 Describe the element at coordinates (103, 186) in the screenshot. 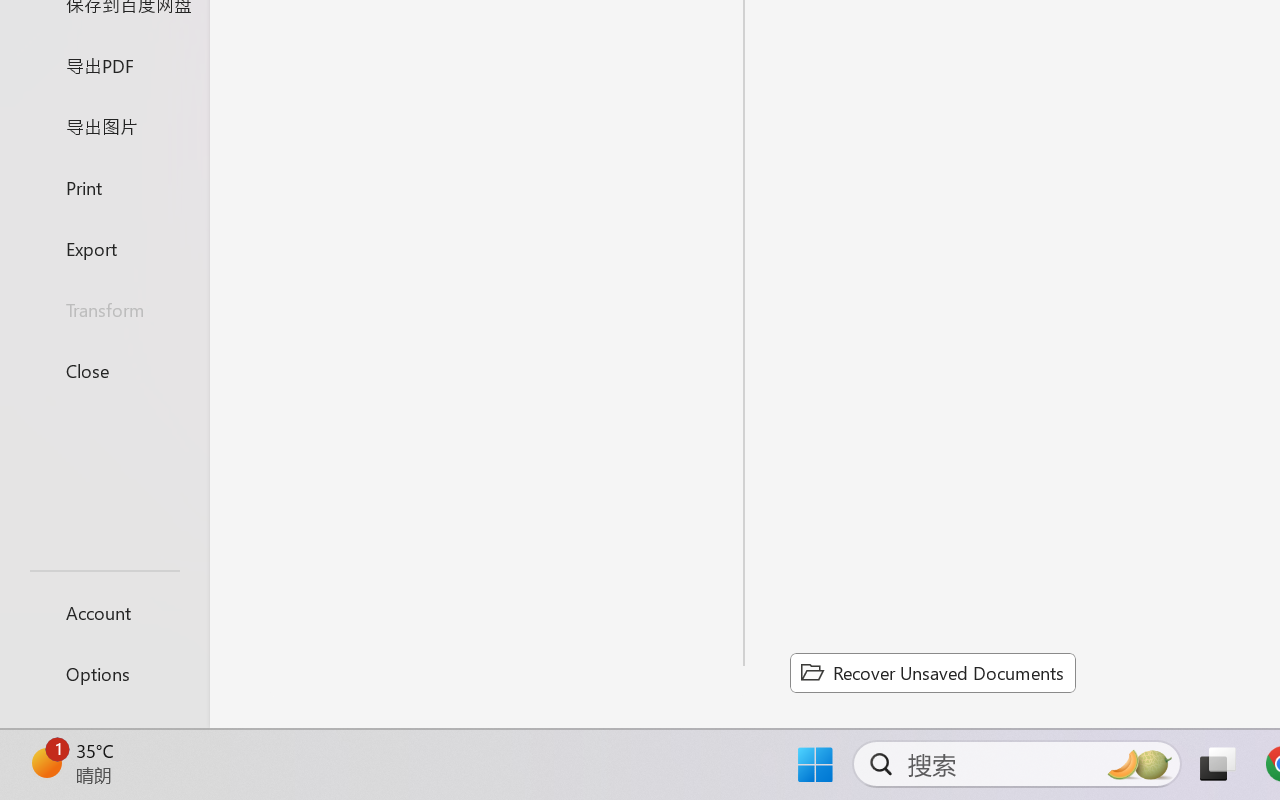

I see `'Print'` at that location.